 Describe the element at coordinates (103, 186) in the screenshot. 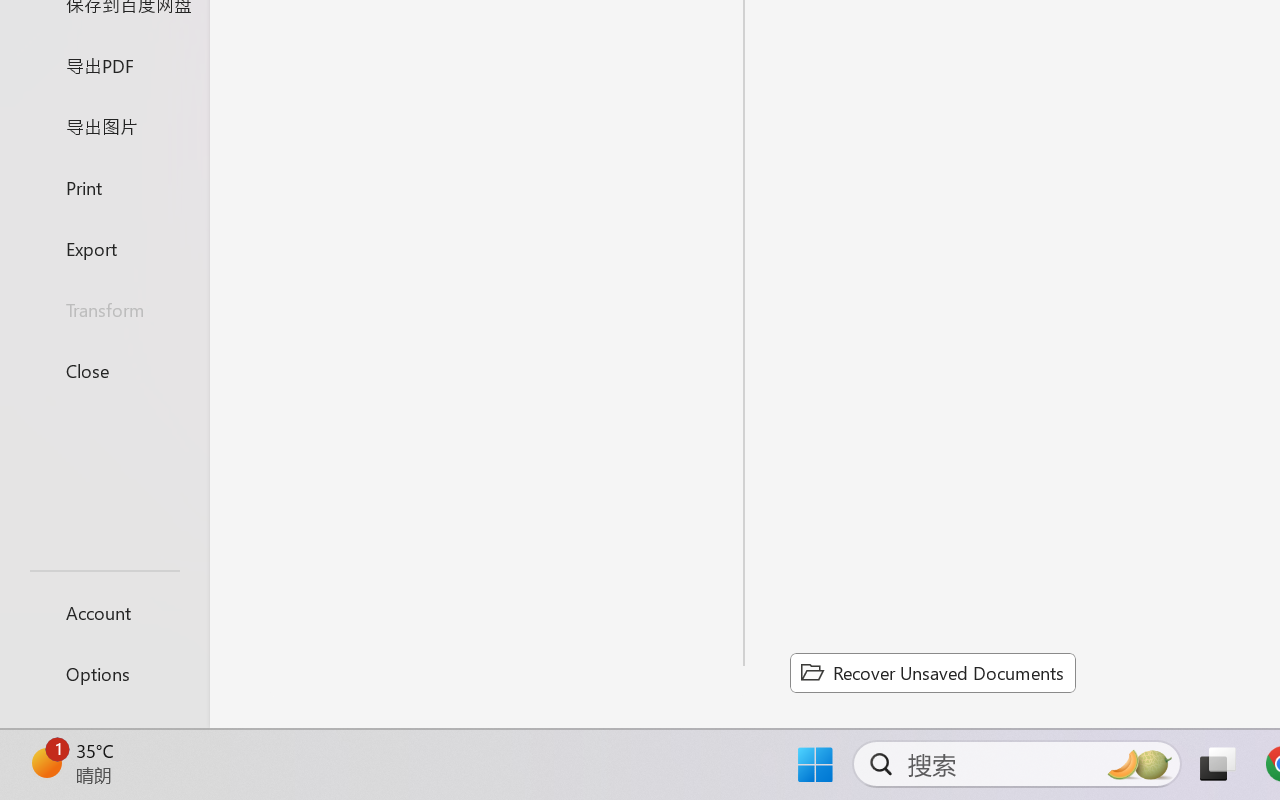

I see `'Print'` at that location.